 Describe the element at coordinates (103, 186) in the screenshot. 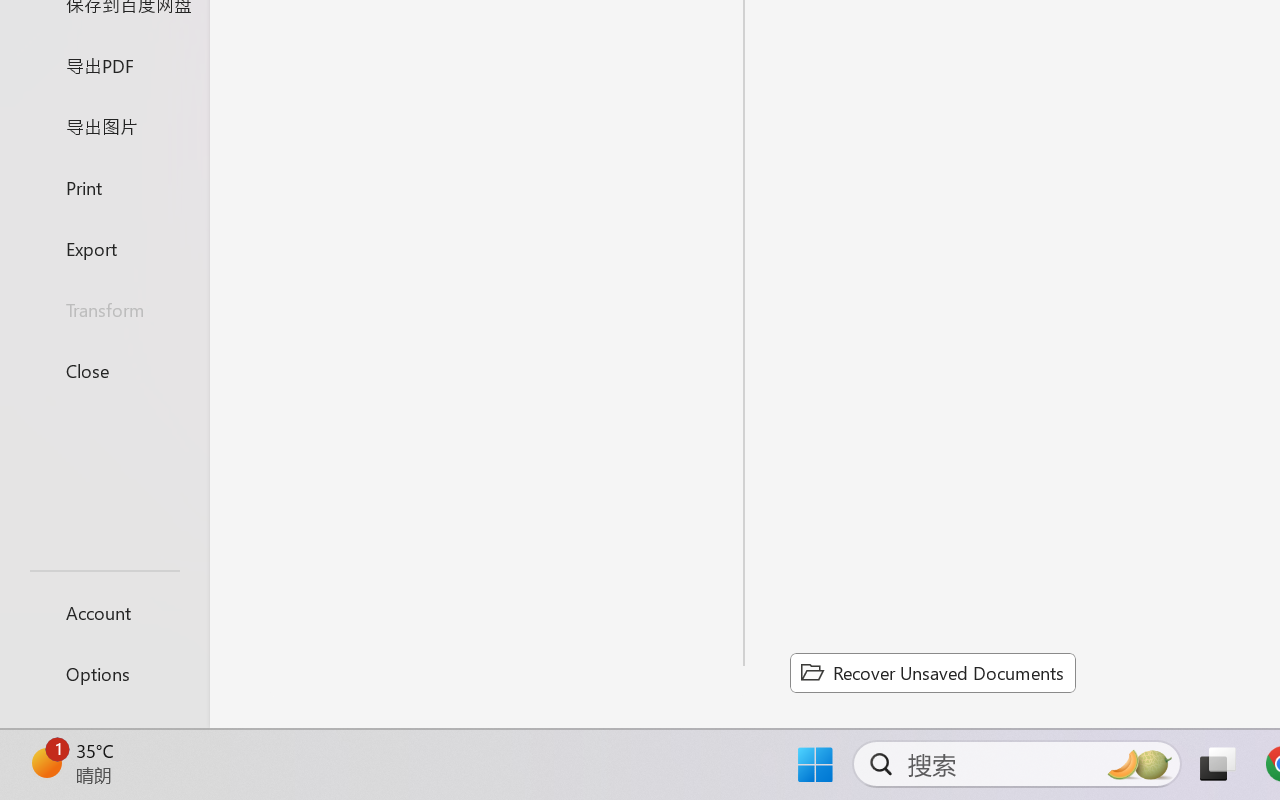

I see `'Print'` at that location.